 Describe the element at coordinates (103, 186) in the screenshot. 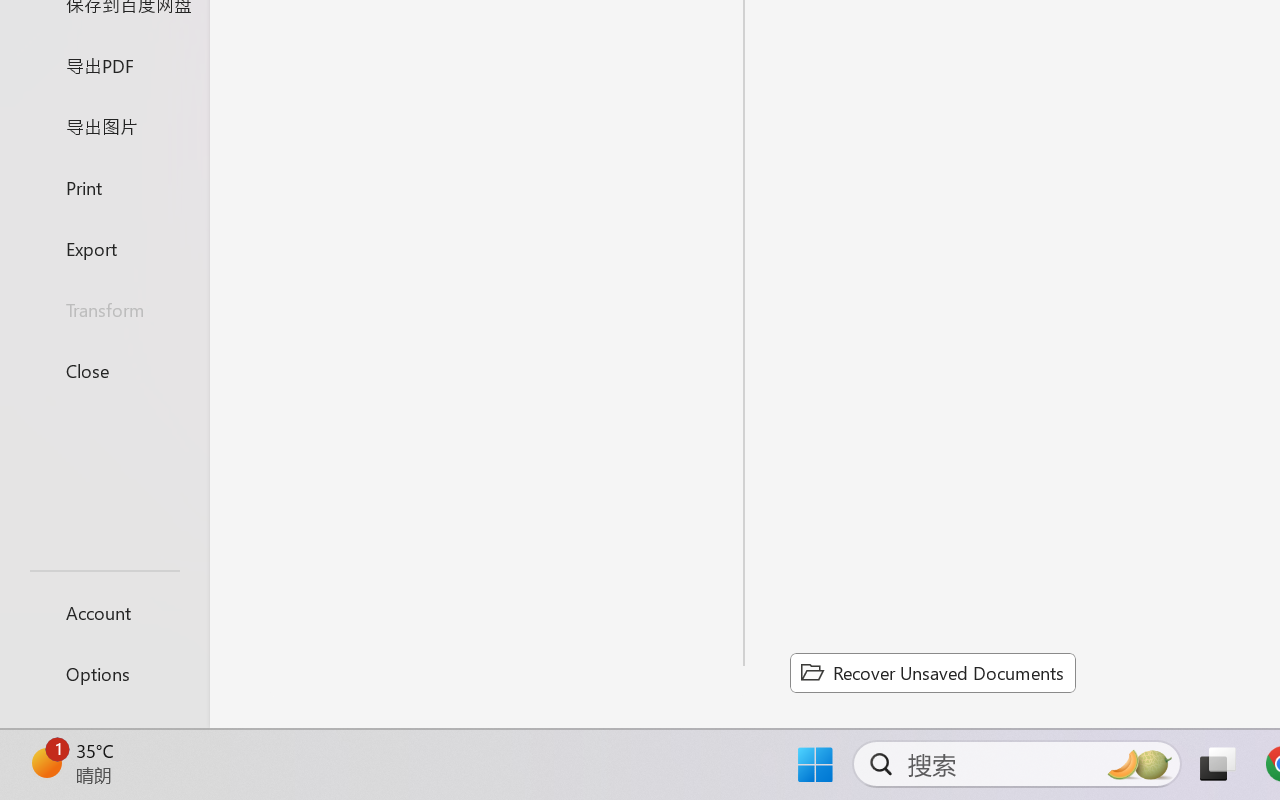

I see `'Print'` at that location.